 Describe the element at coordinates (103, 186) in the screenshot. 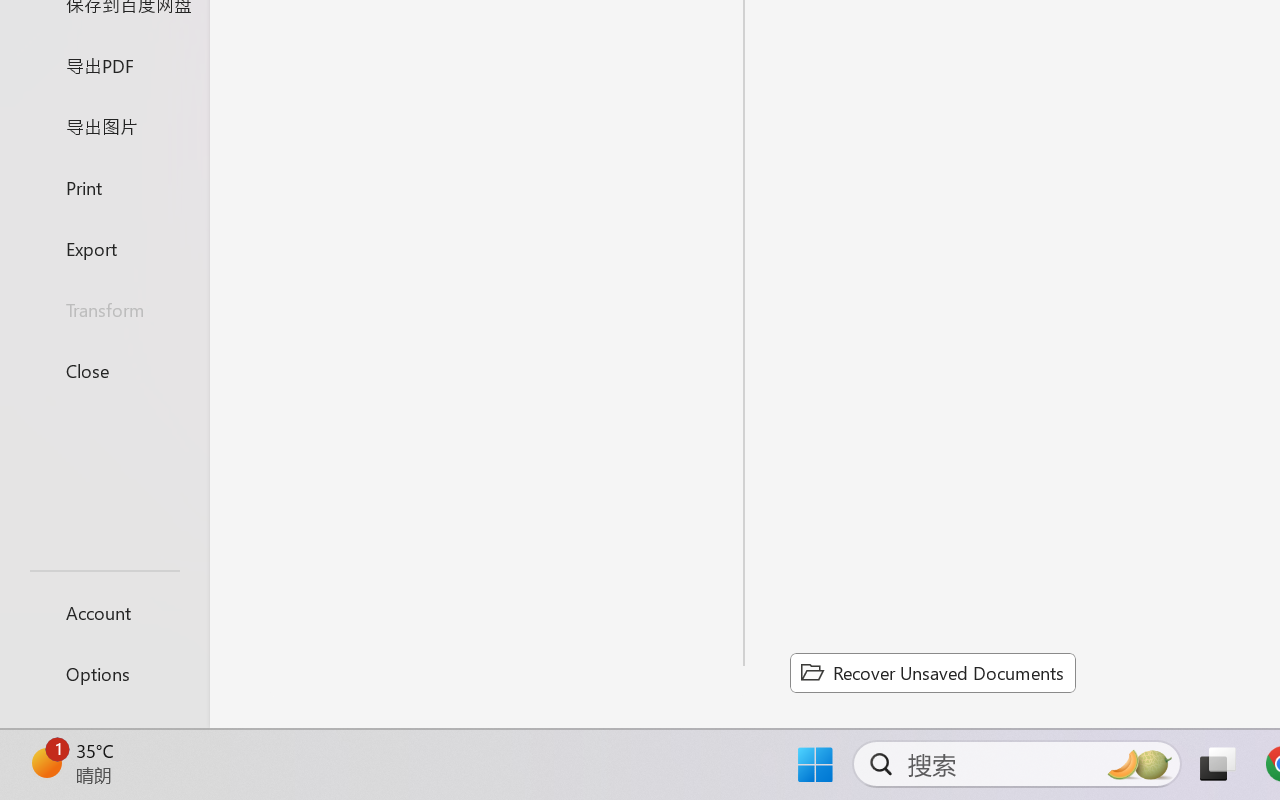

I see `'Print'` at that location.